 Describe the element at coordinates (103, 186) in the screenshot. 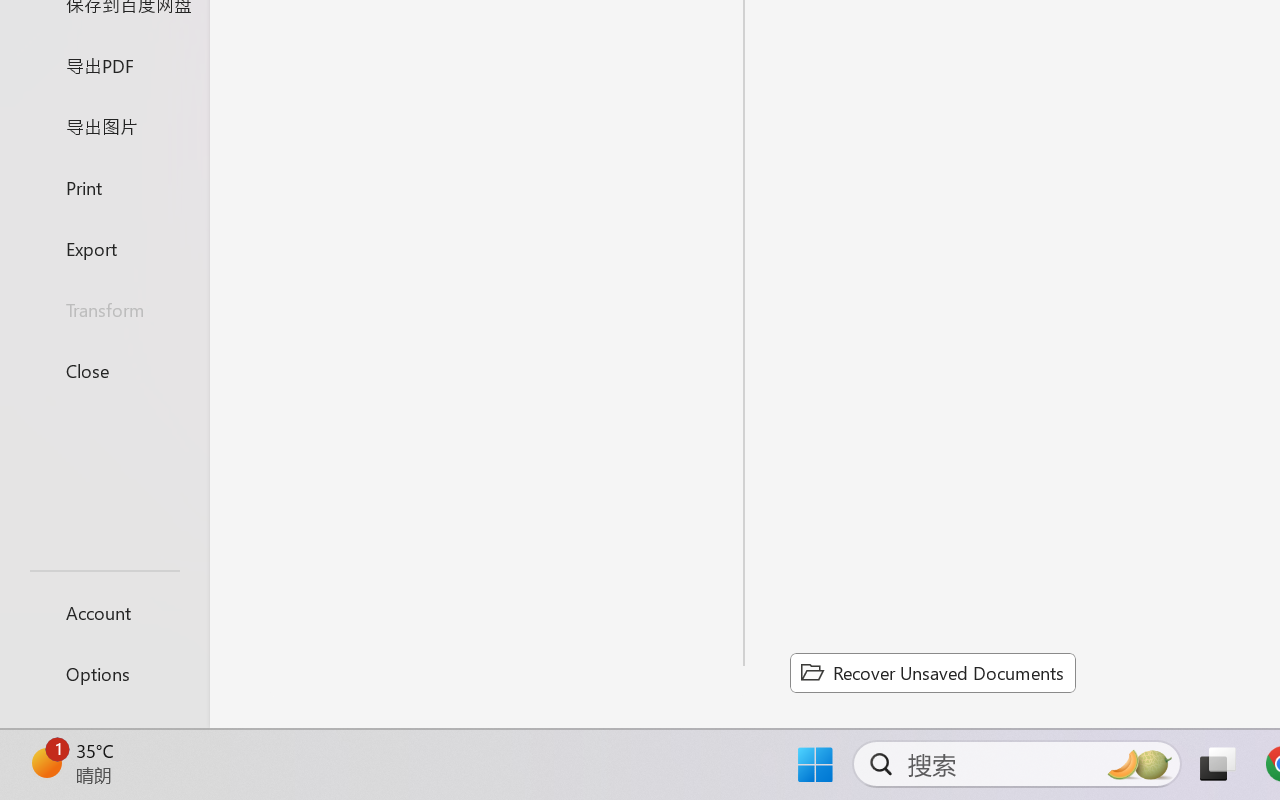

I see `'Print'` at that location.